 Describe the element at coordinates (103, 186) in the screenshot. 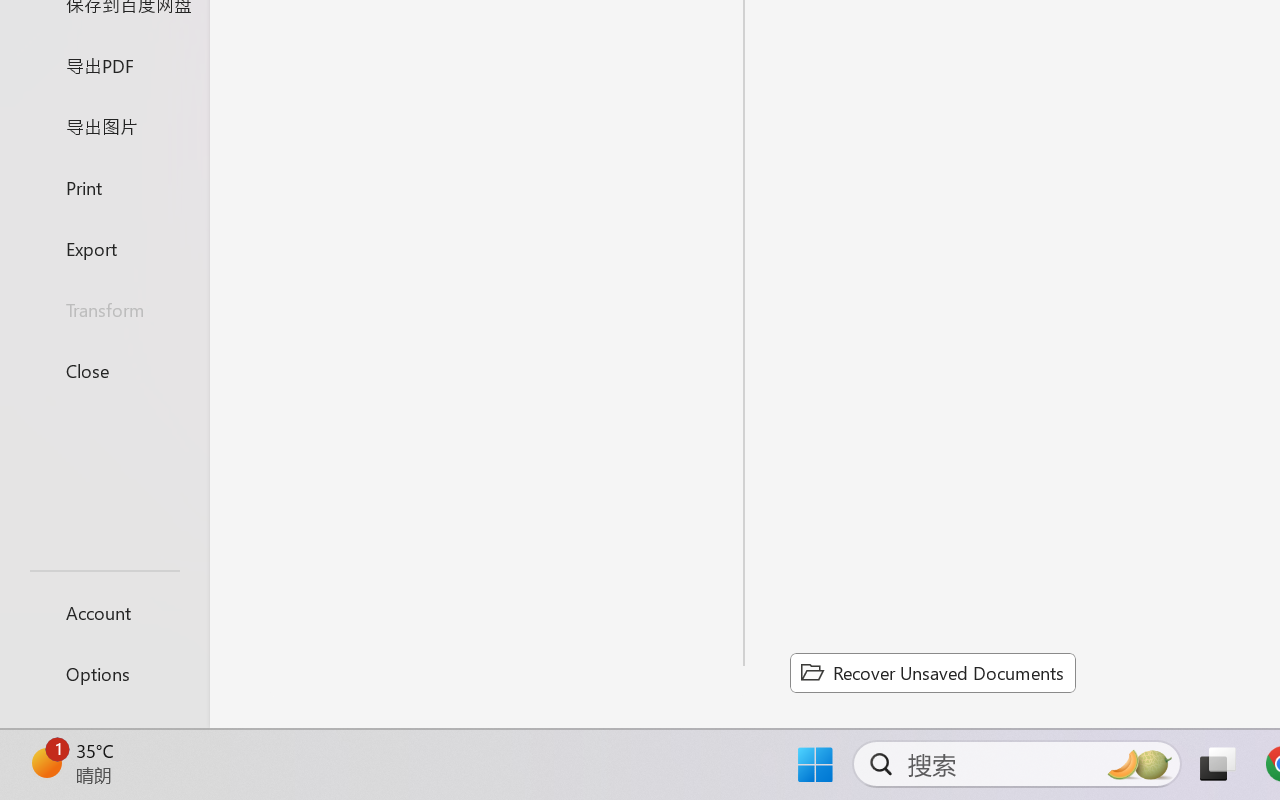

I see `'Print'` at that location.